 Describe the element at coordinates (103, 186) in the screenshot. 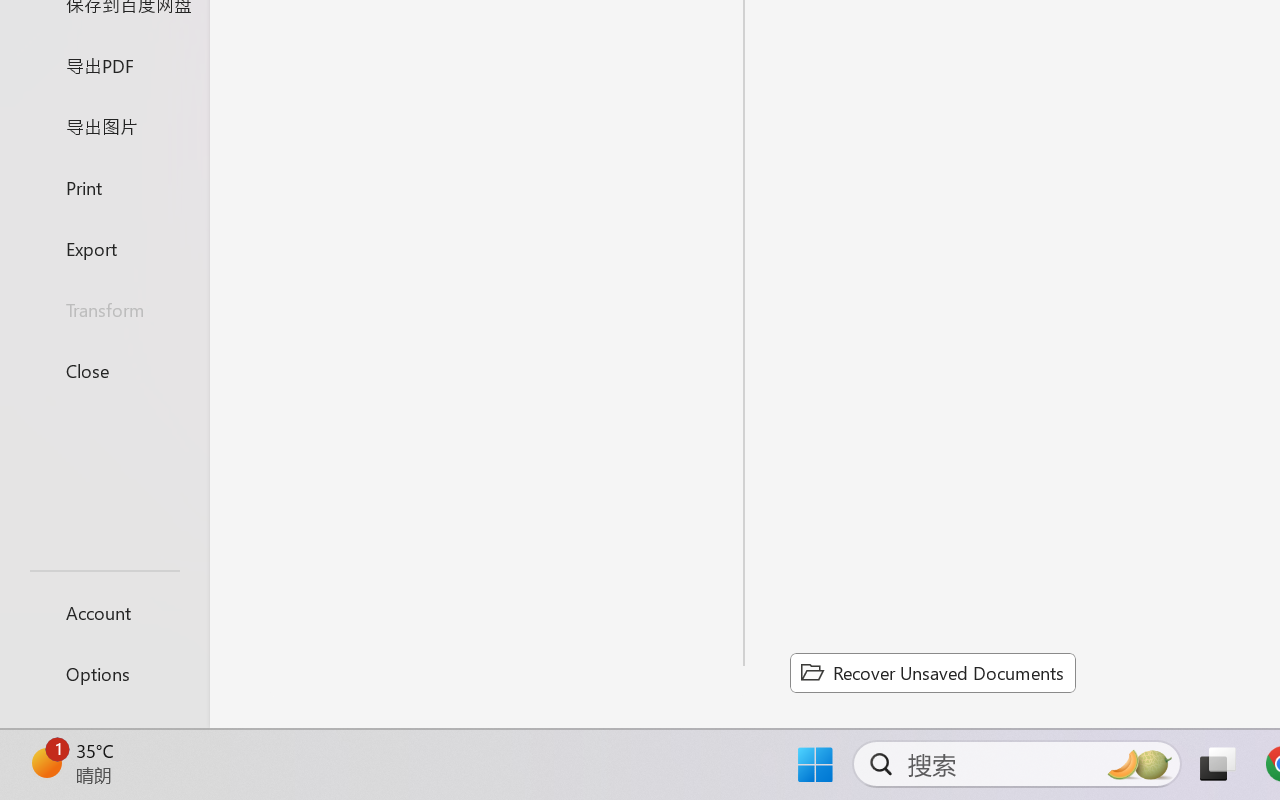

I see `'Print'` at that location.